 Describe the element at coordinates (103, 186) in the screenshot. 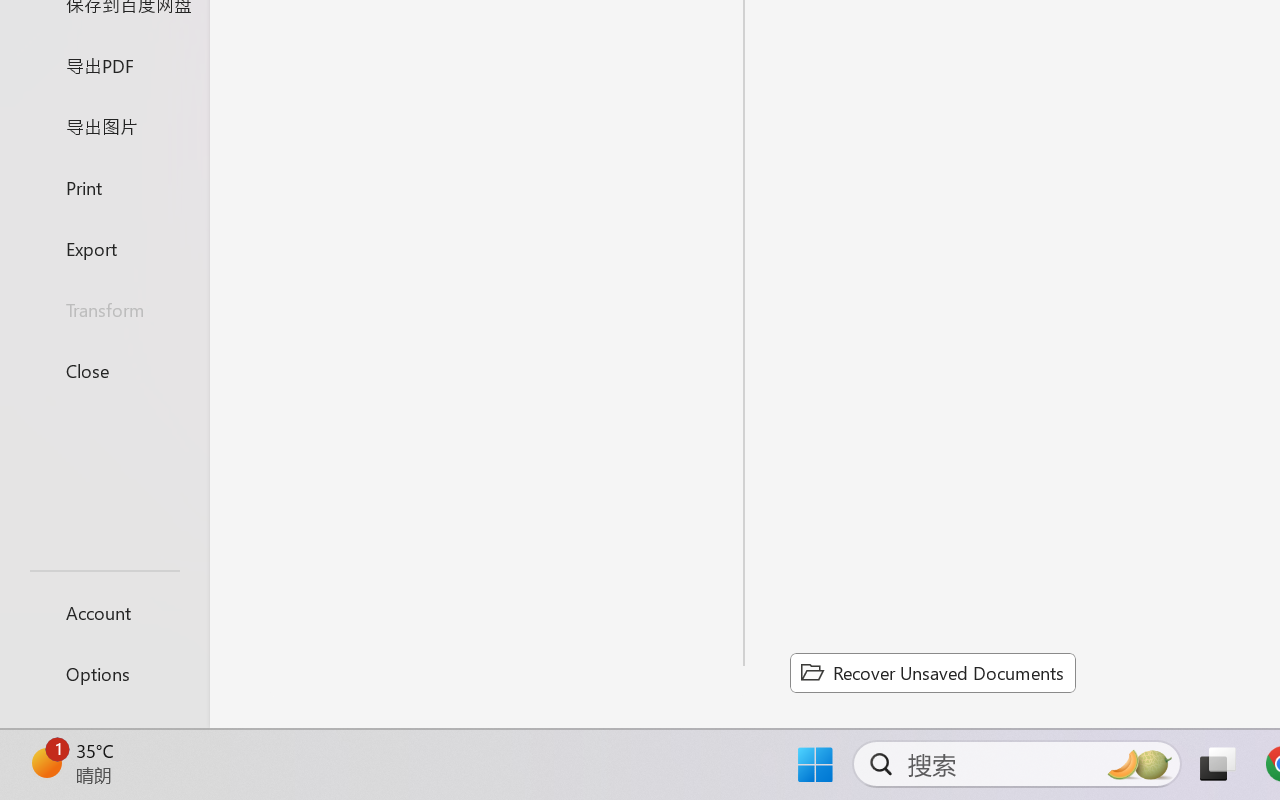

I see `'Print'` at that location.